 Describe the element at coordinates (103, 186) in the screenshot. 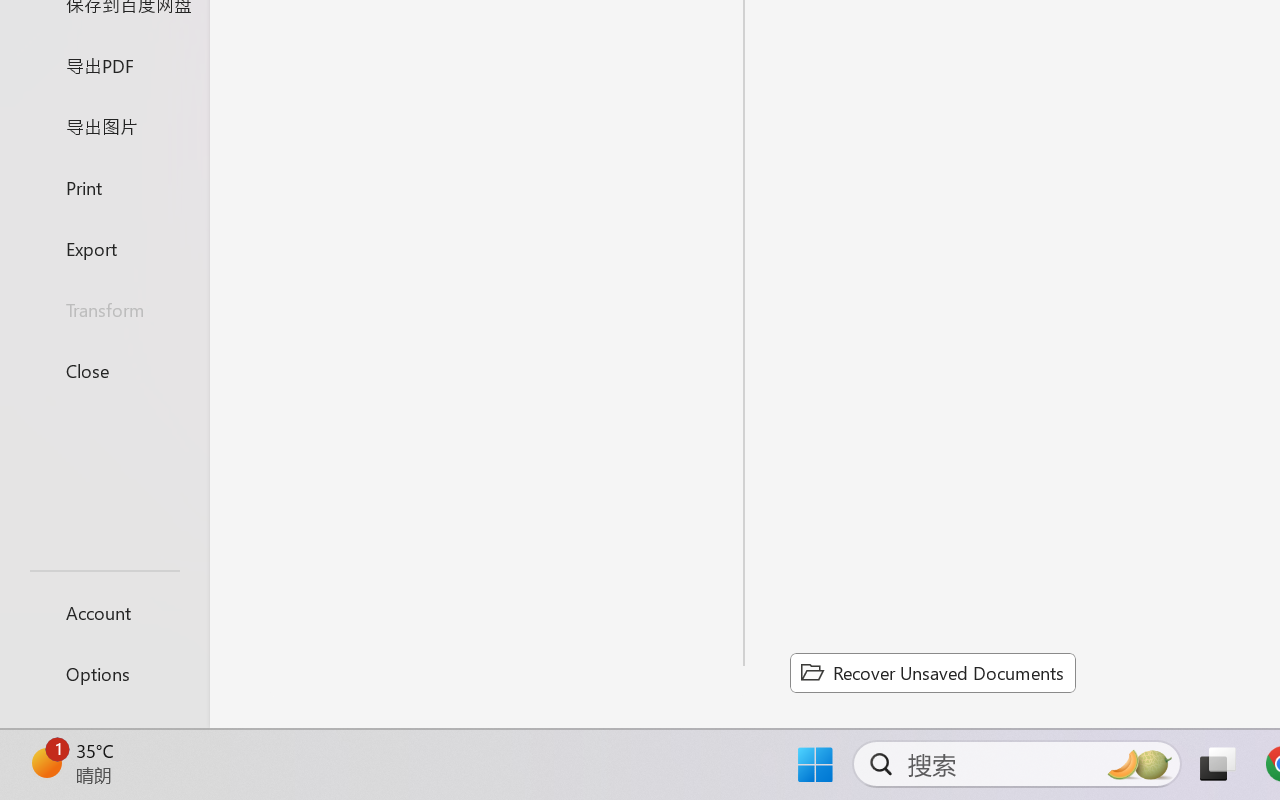

I see `'Print'` at that location.